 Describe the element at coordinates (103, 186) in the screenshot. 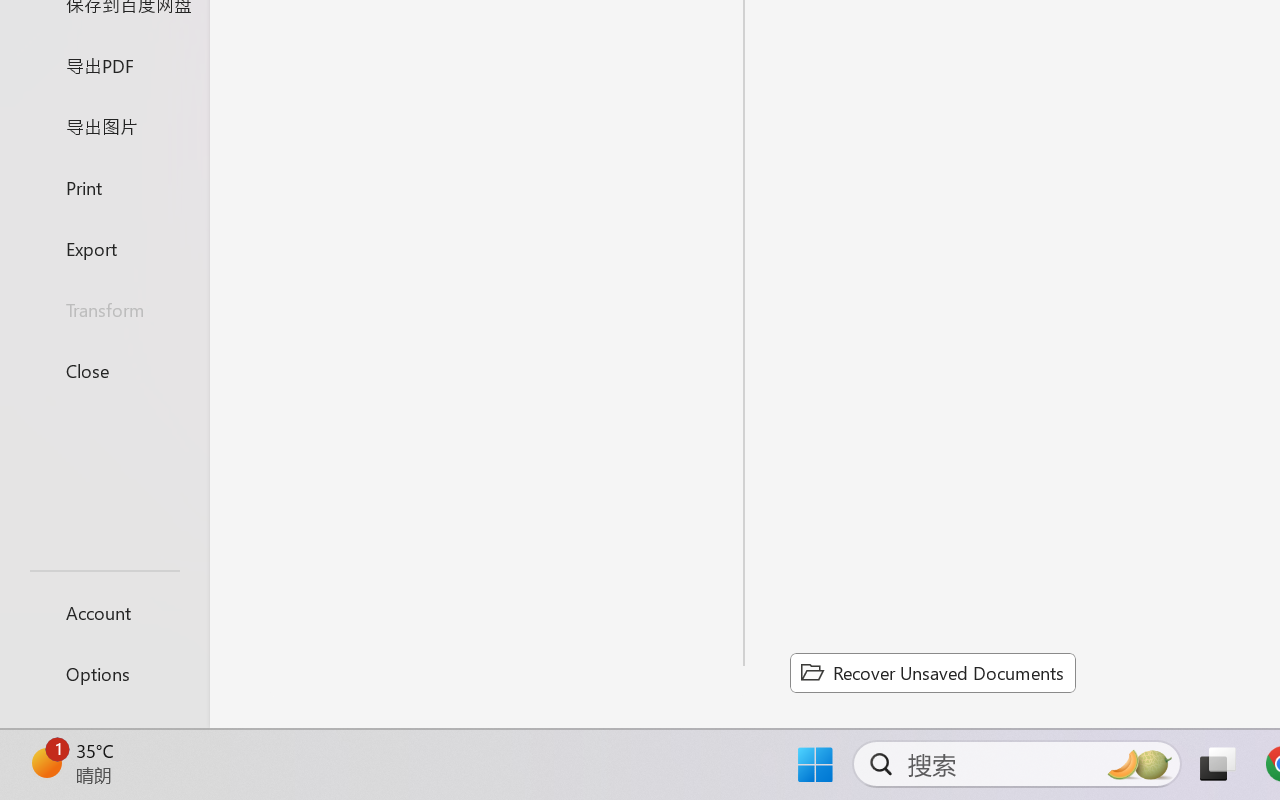

I see `'Print'` at that location.